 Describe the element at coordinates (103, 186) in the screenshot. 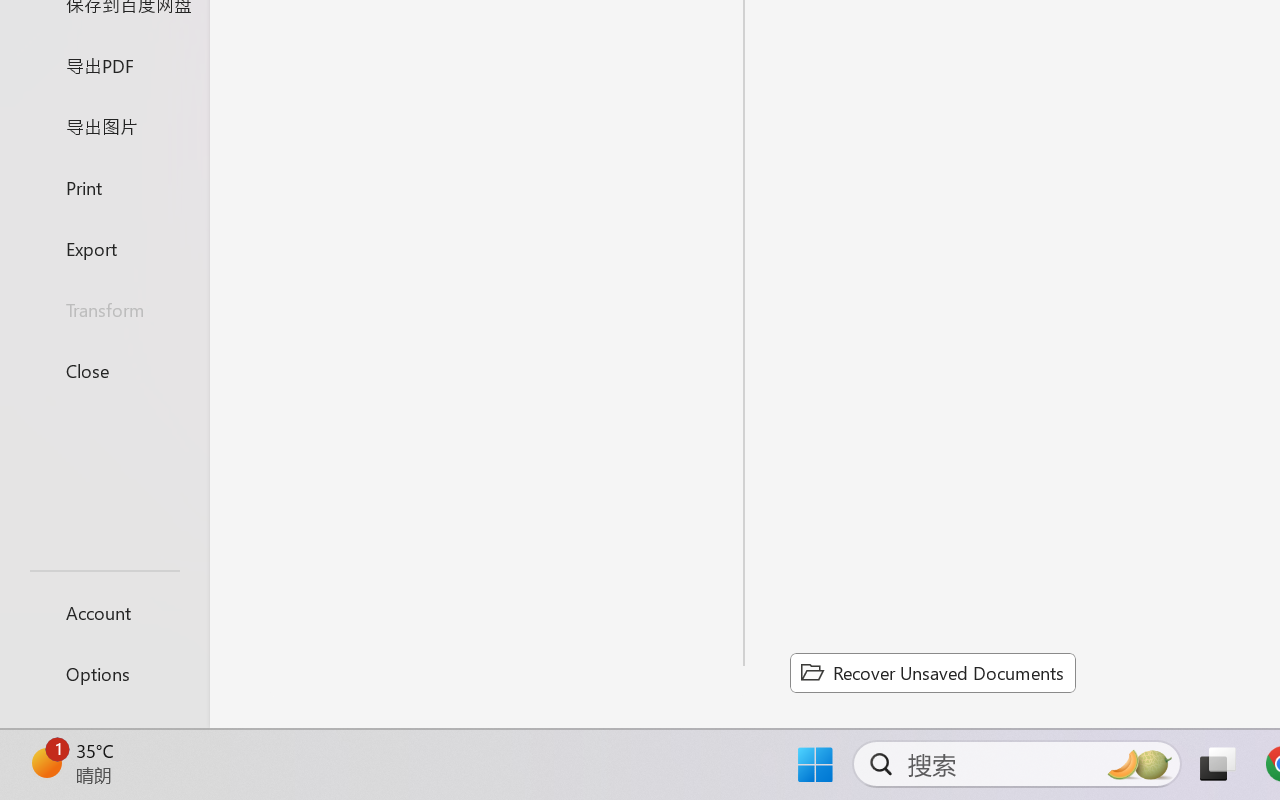

I see `'Print'` at that location.